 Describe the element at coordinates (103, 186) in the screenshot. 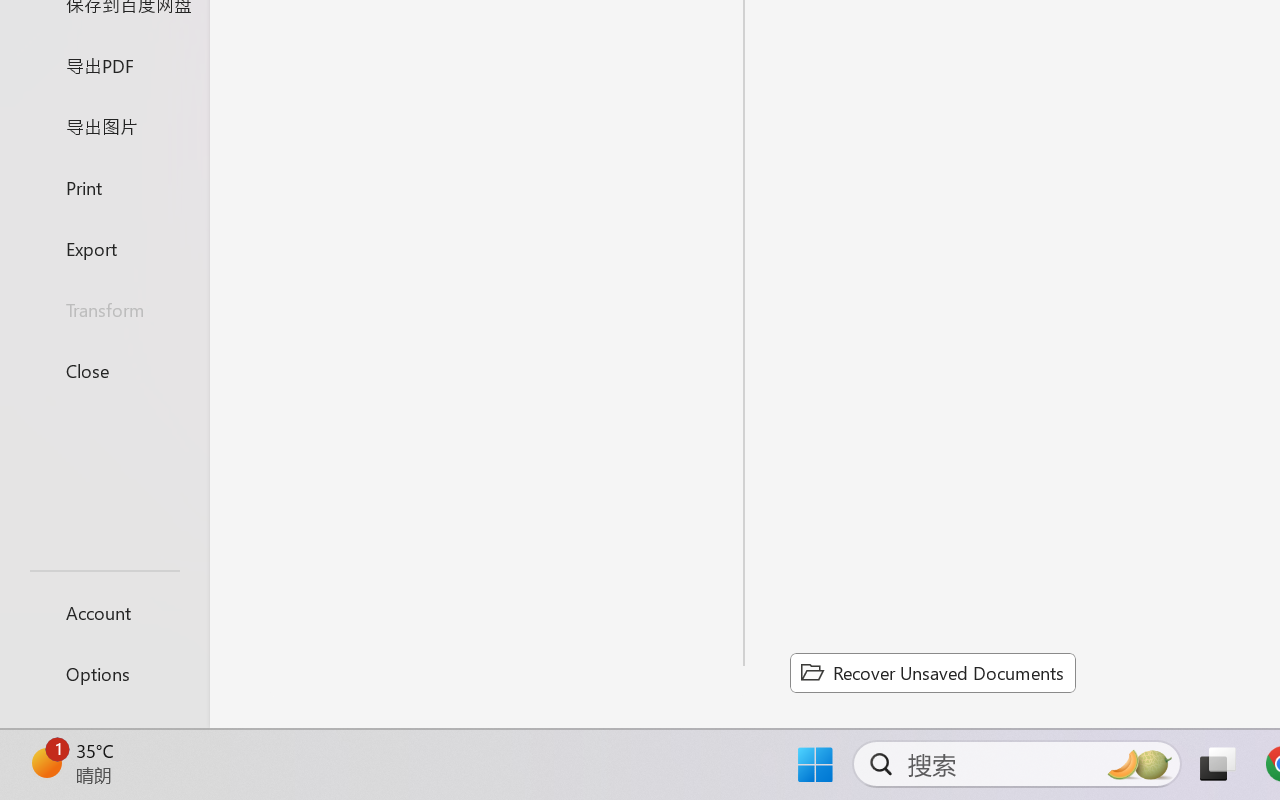

I see `'Print'` at that location.